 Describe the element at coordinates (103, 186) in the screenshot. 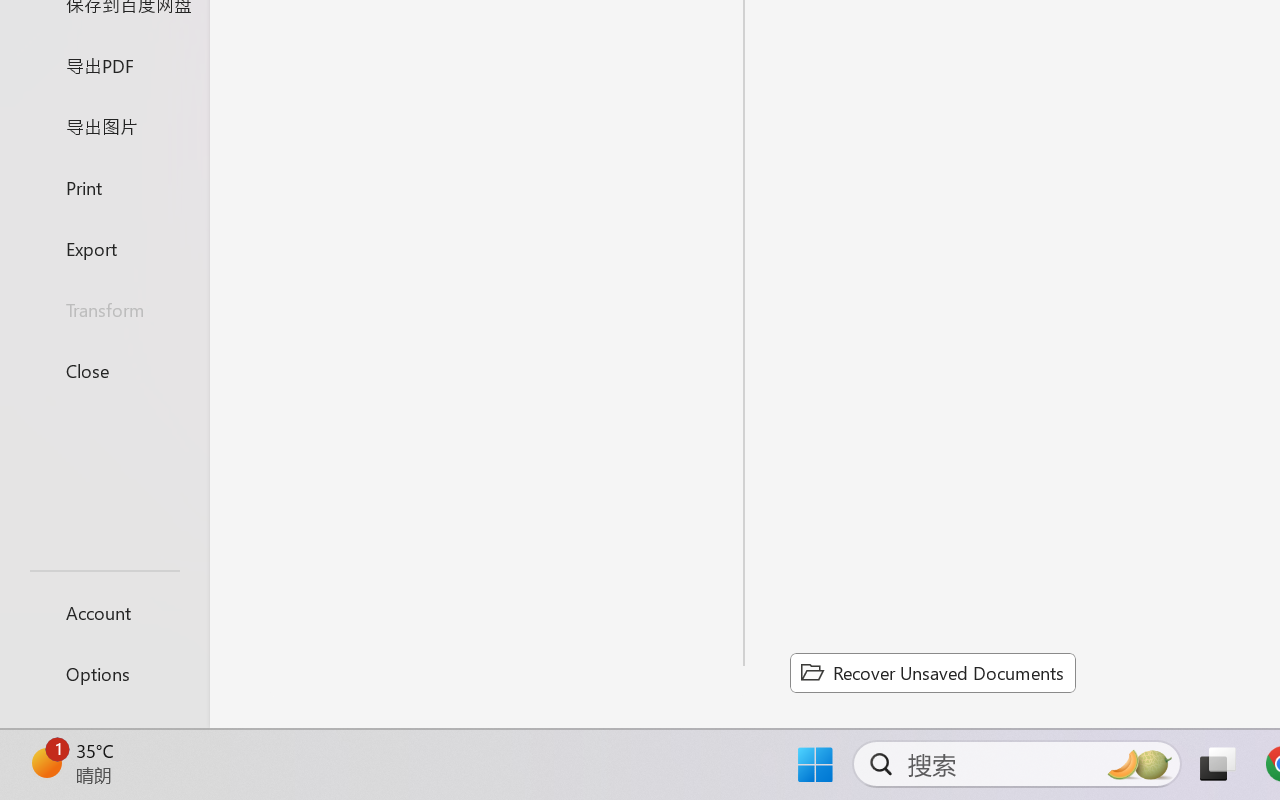

I see `'Print'` at that location.